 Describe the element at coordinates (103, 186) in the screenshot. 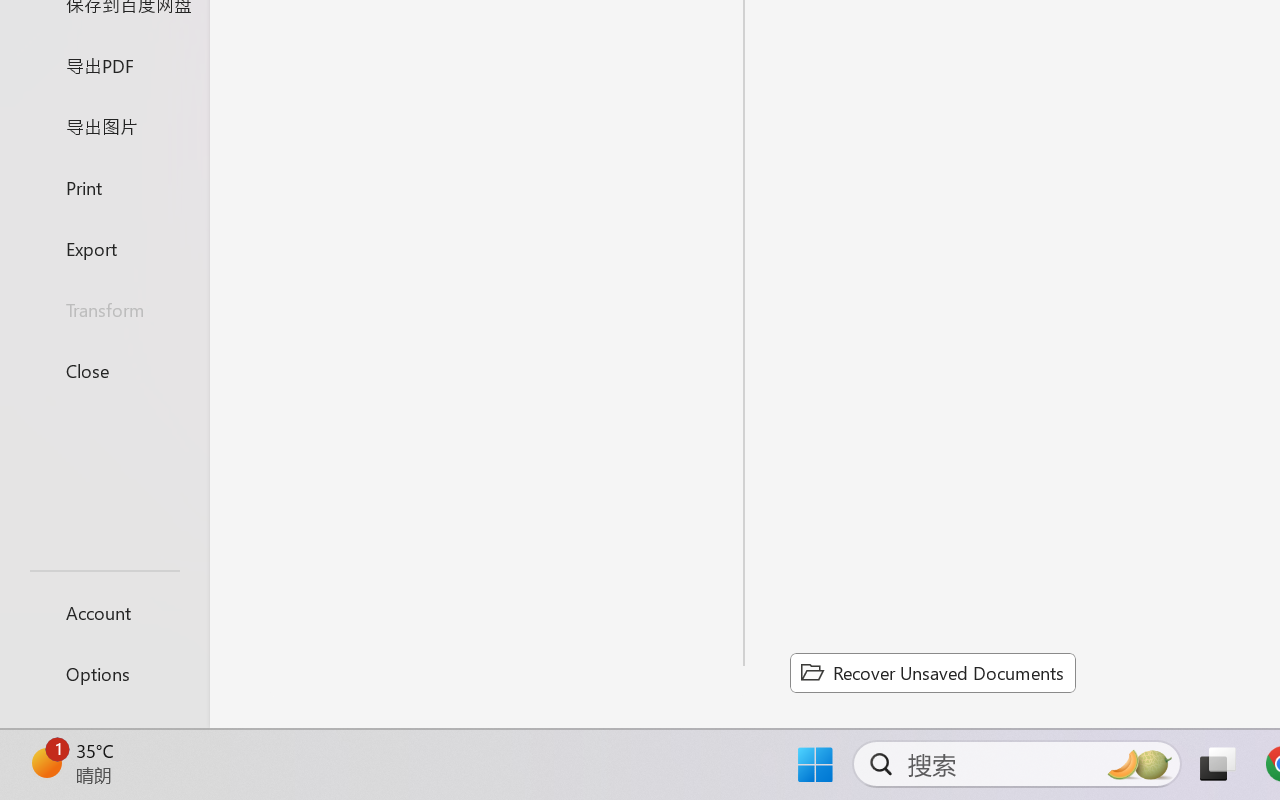

I see `'Print'` at that location.